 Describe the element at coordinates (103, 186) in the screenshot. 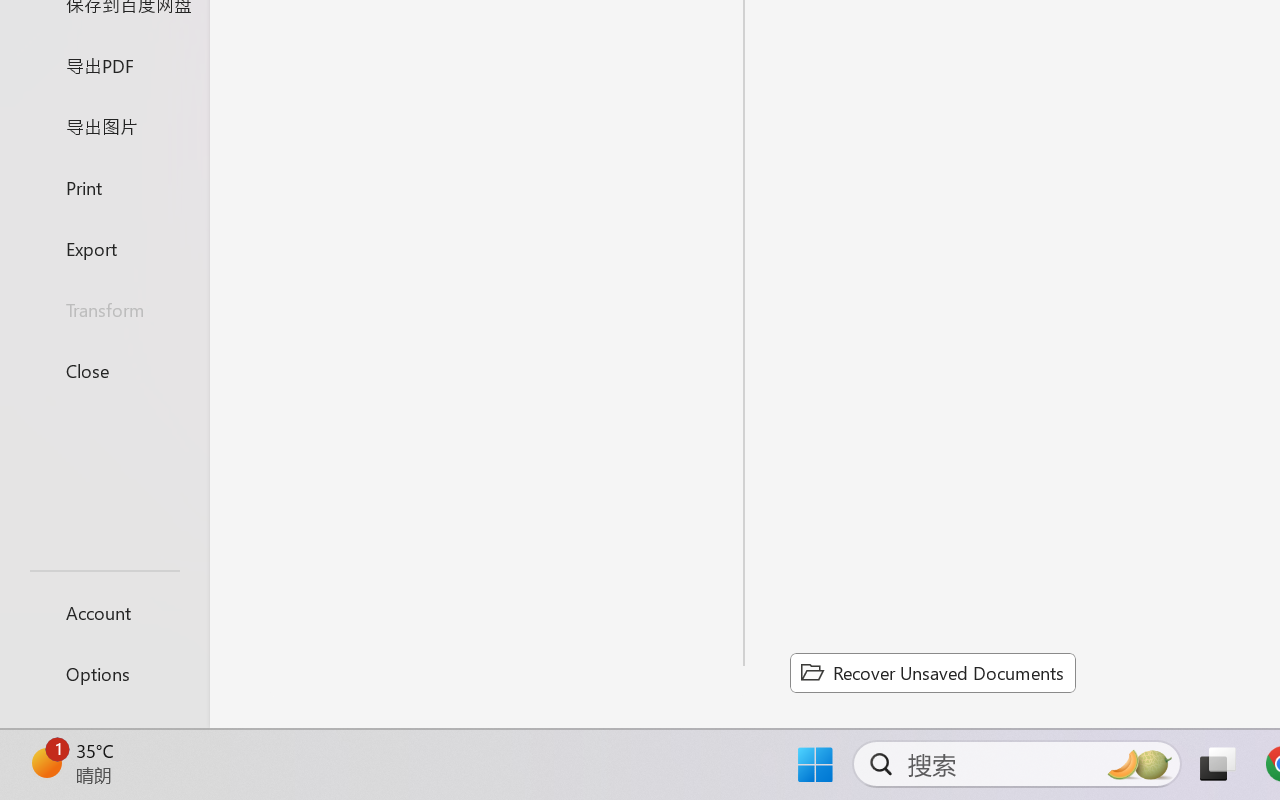

I see `'Print'` at that location.